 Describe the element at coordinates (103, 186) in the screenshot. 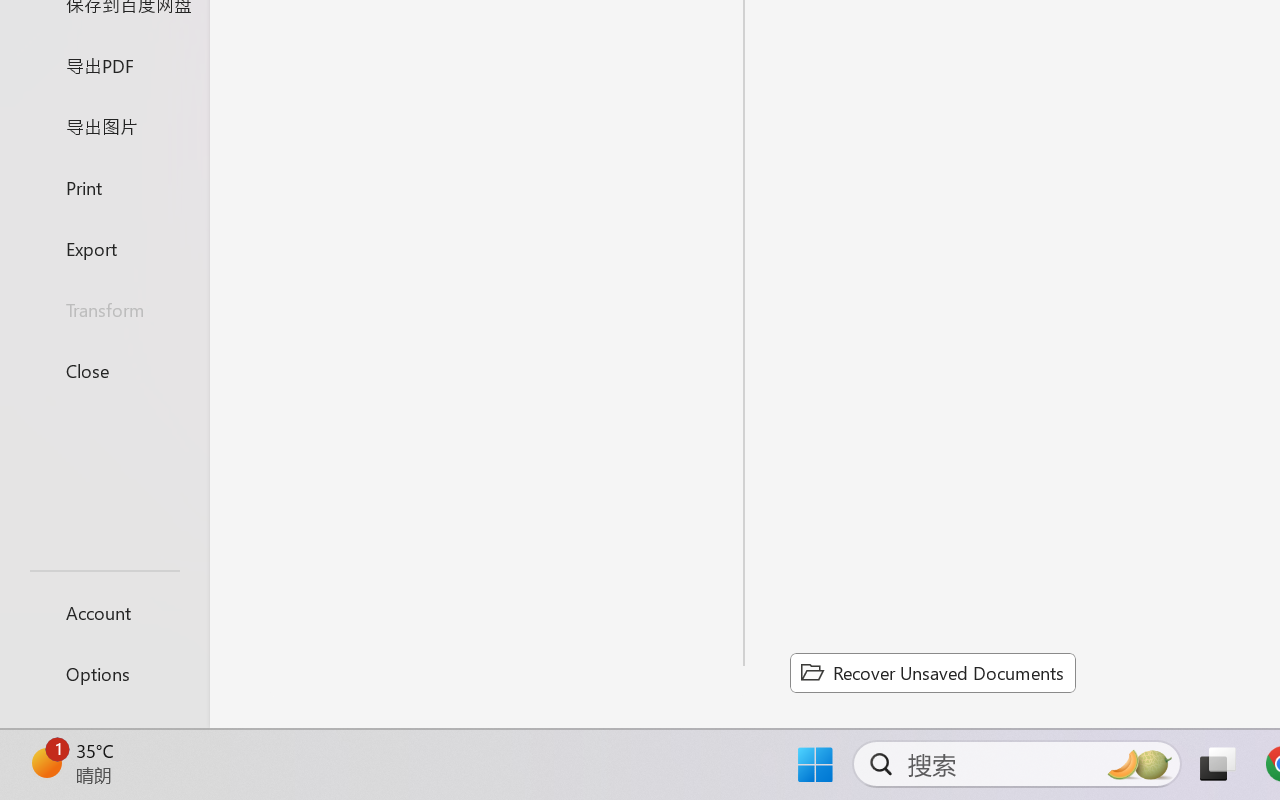

I see `'Print'` at that location.